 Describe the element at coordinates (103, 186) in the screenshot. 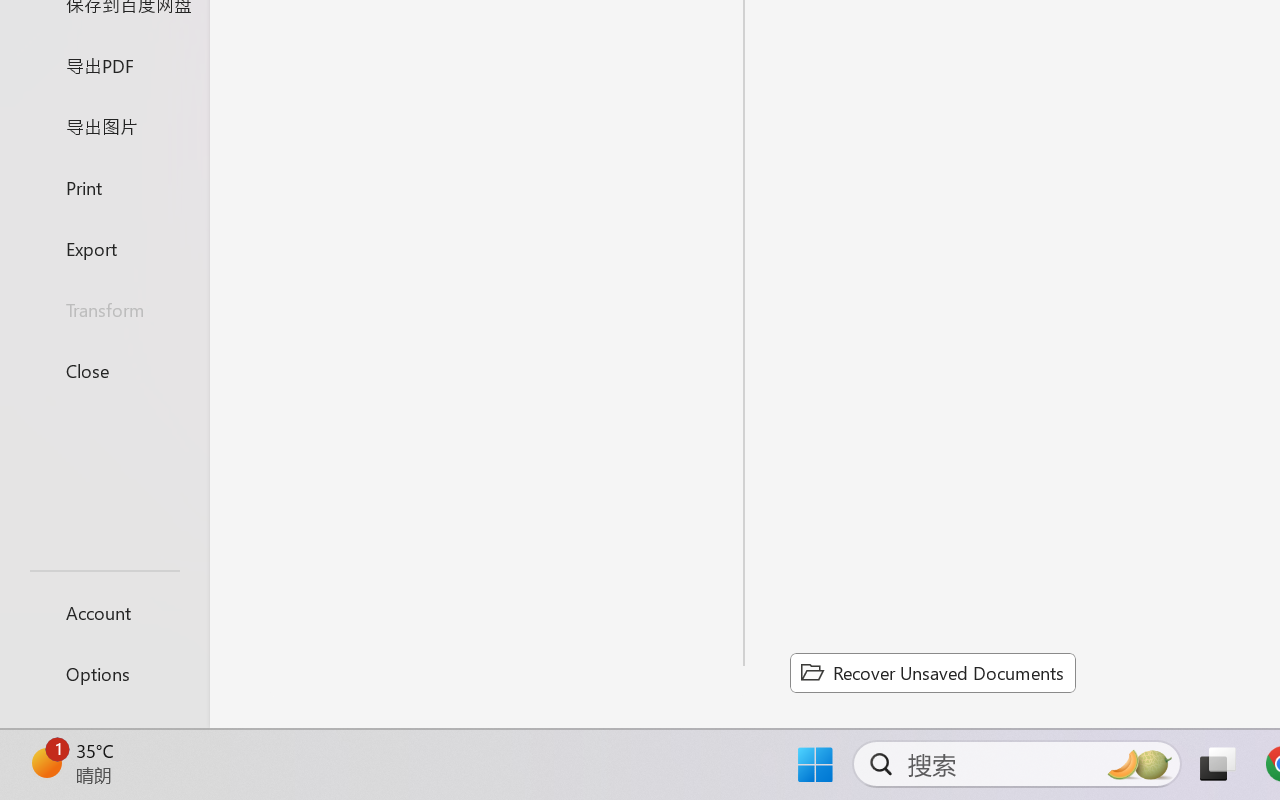

I see `'Print'` at that location.